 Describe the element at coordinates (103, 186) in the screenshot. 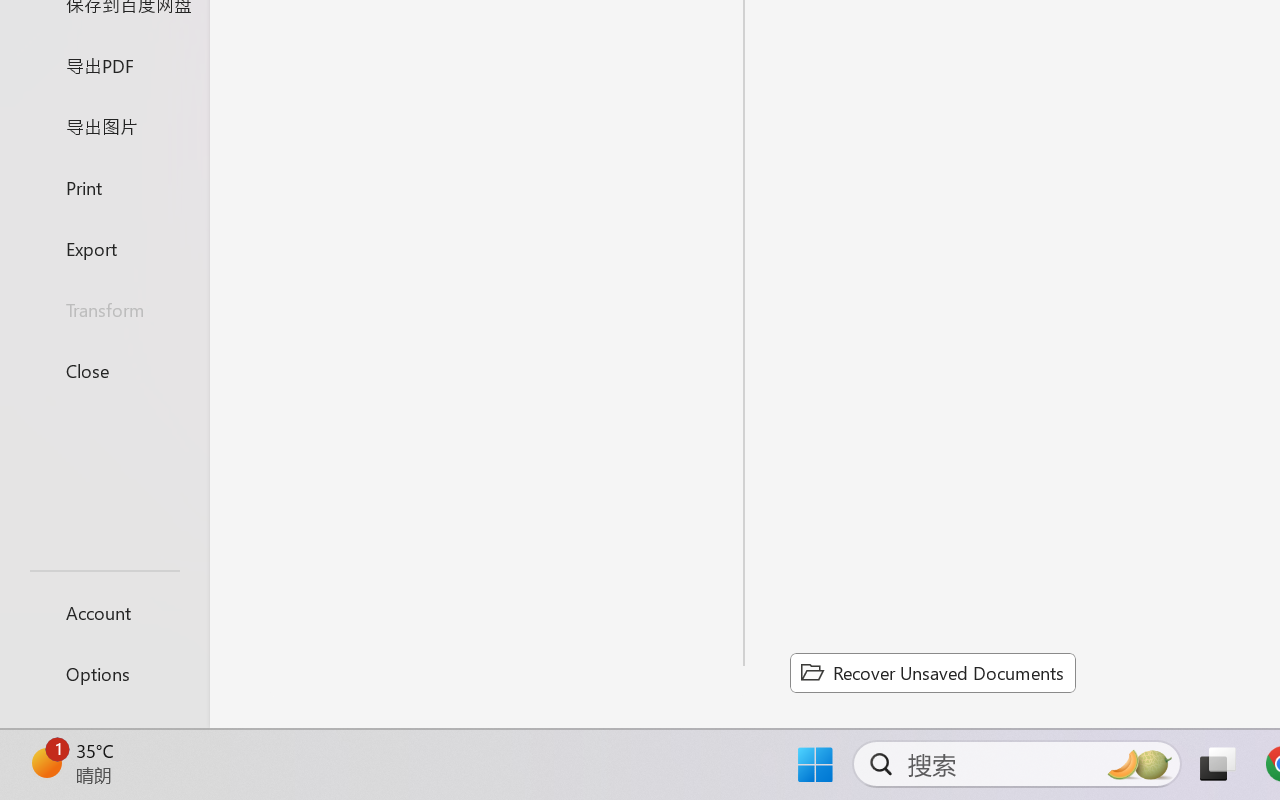

I see `'Print'` at that location.